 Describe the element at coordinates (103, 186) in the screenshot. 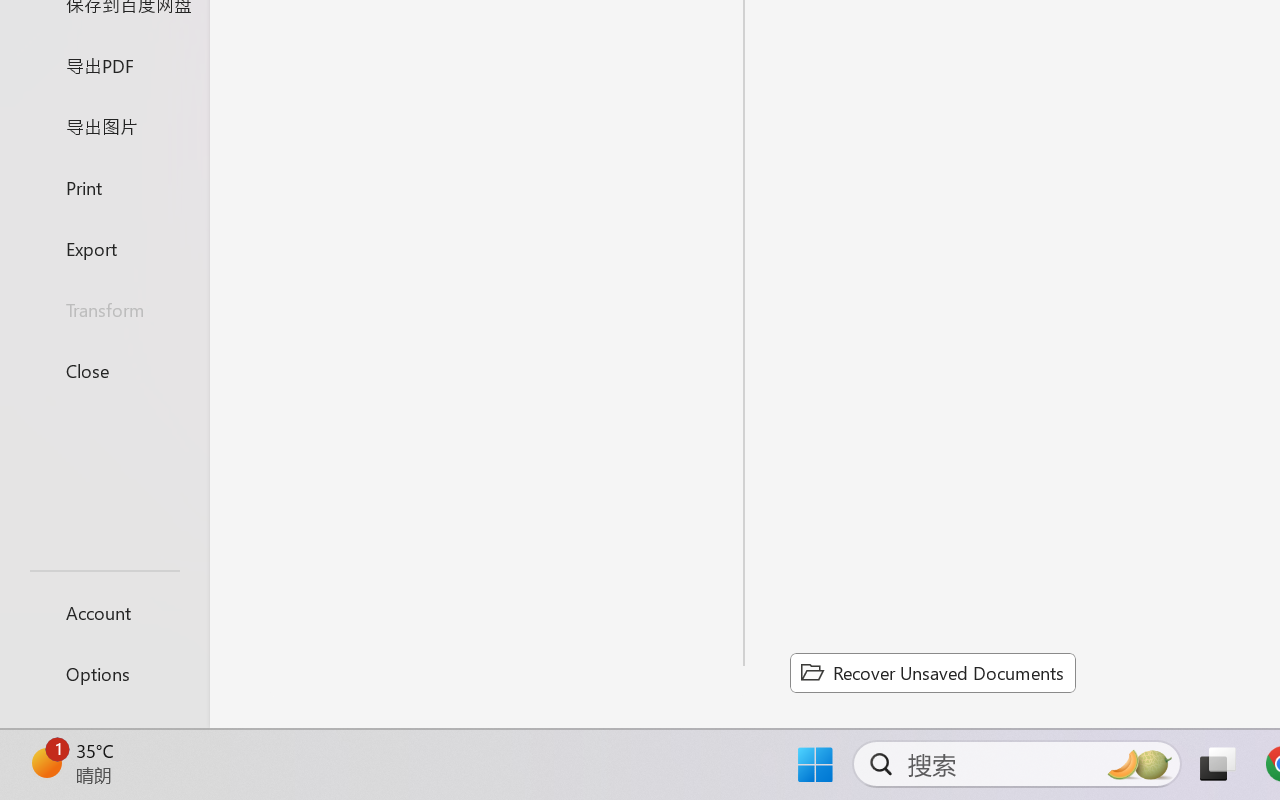

I see `'Print'` at that location.